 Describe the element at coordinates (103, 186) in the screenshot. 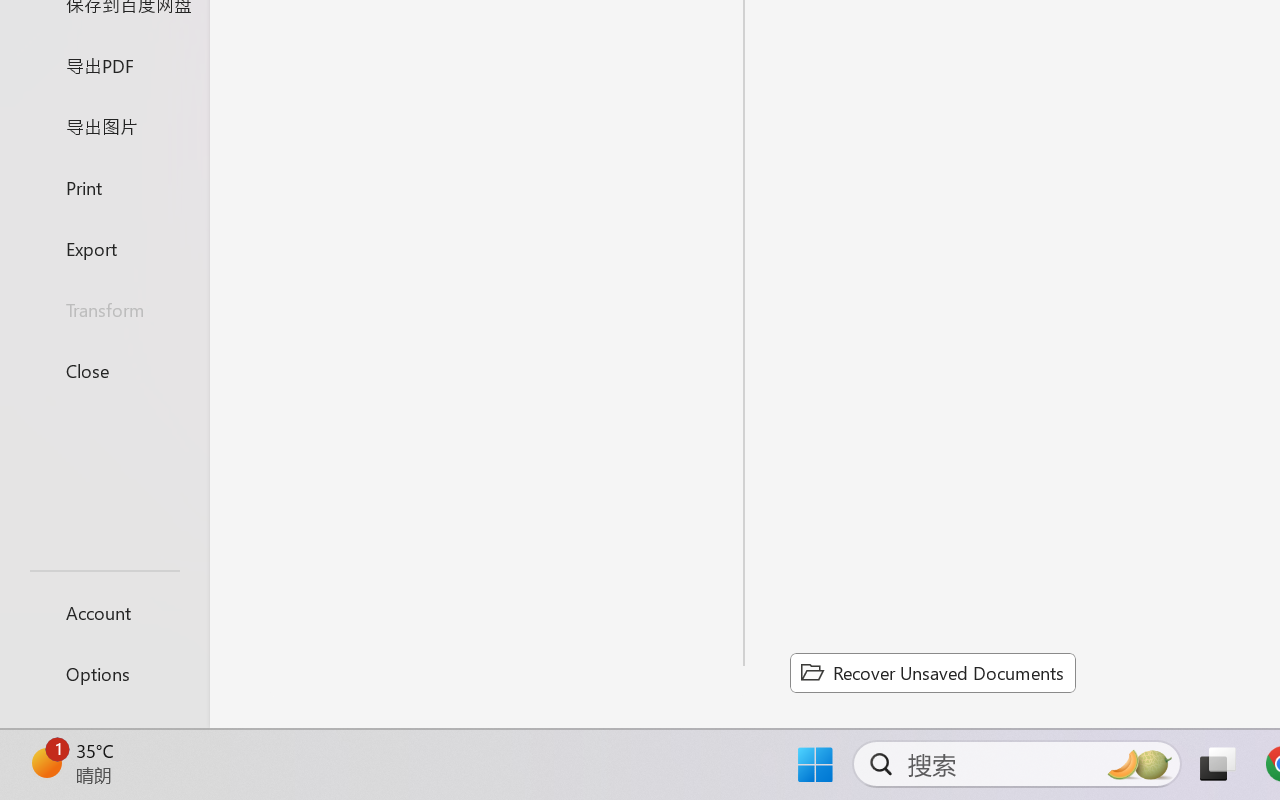

I see `'Print'` at that location.